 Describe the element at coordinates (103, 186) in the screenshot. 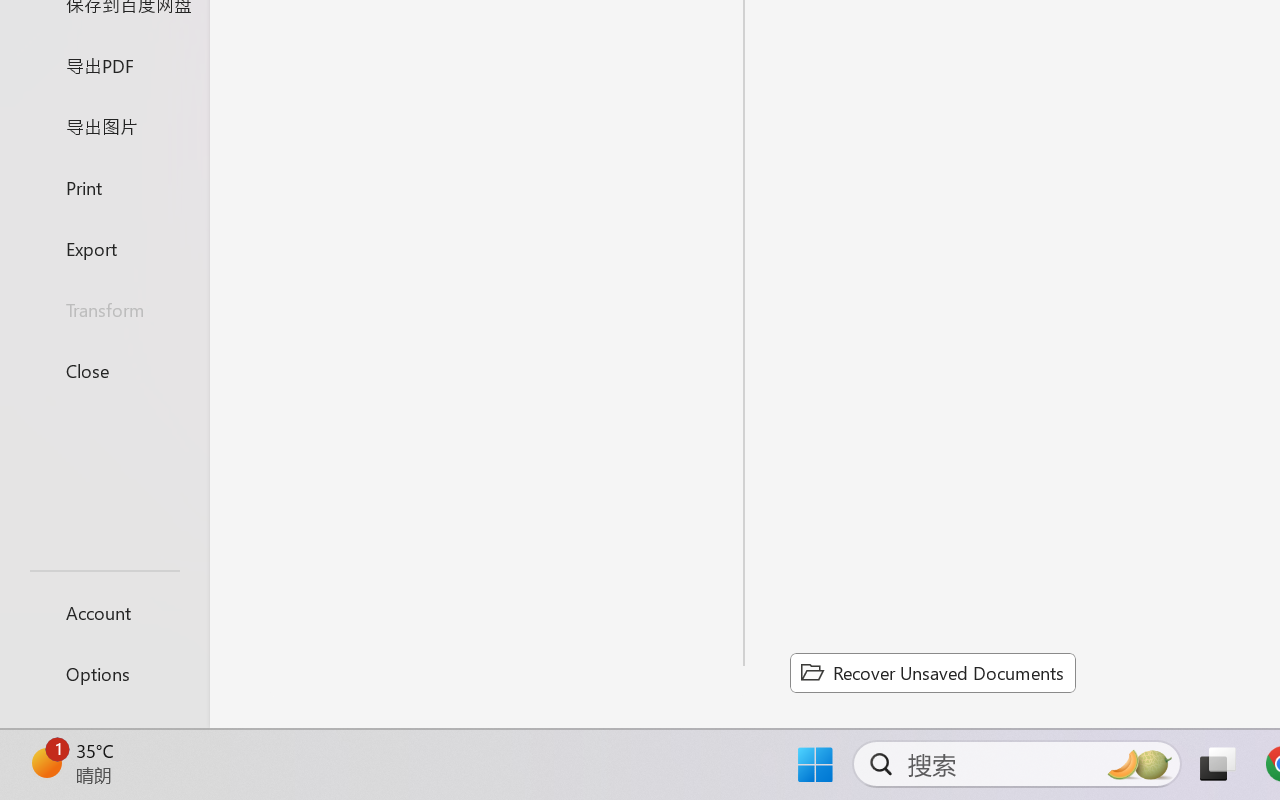

I see `'Print'` at that location.